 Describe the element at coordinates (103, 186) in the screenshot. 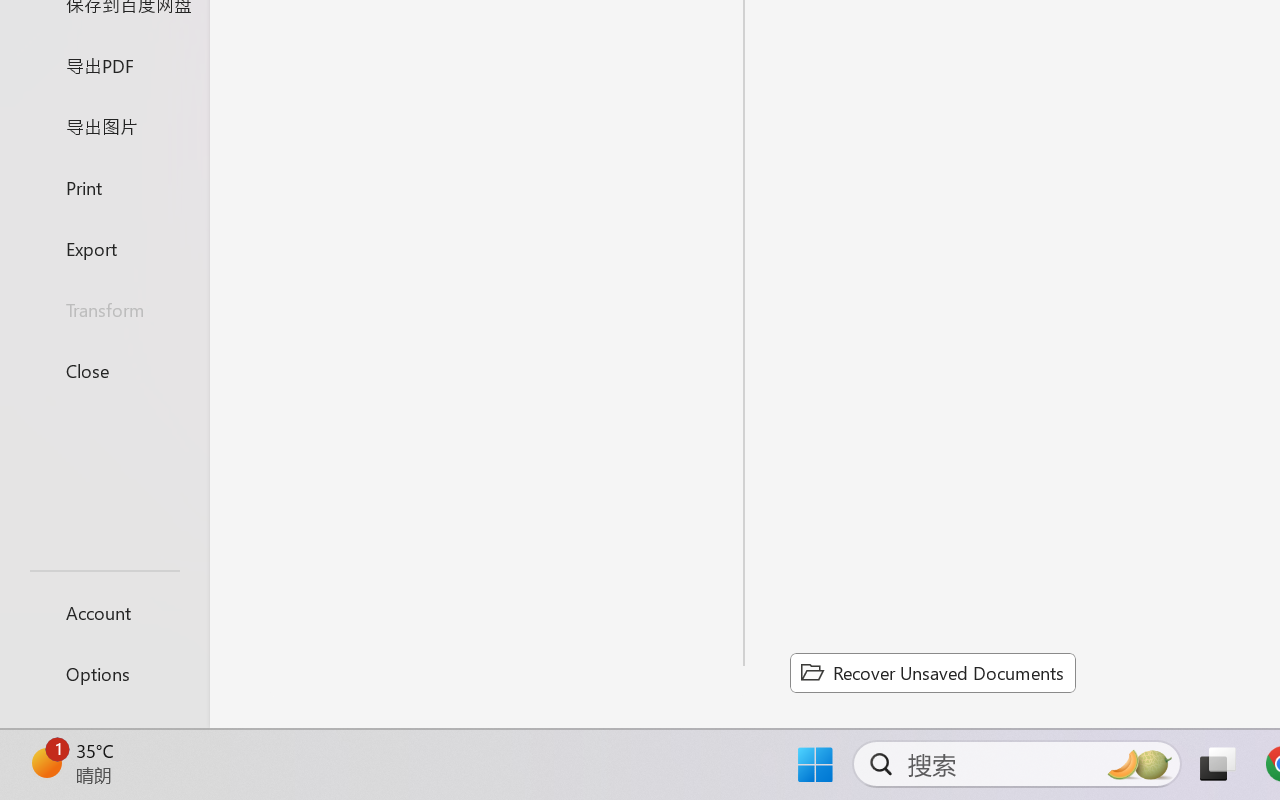

I see `'Print'` at that location.